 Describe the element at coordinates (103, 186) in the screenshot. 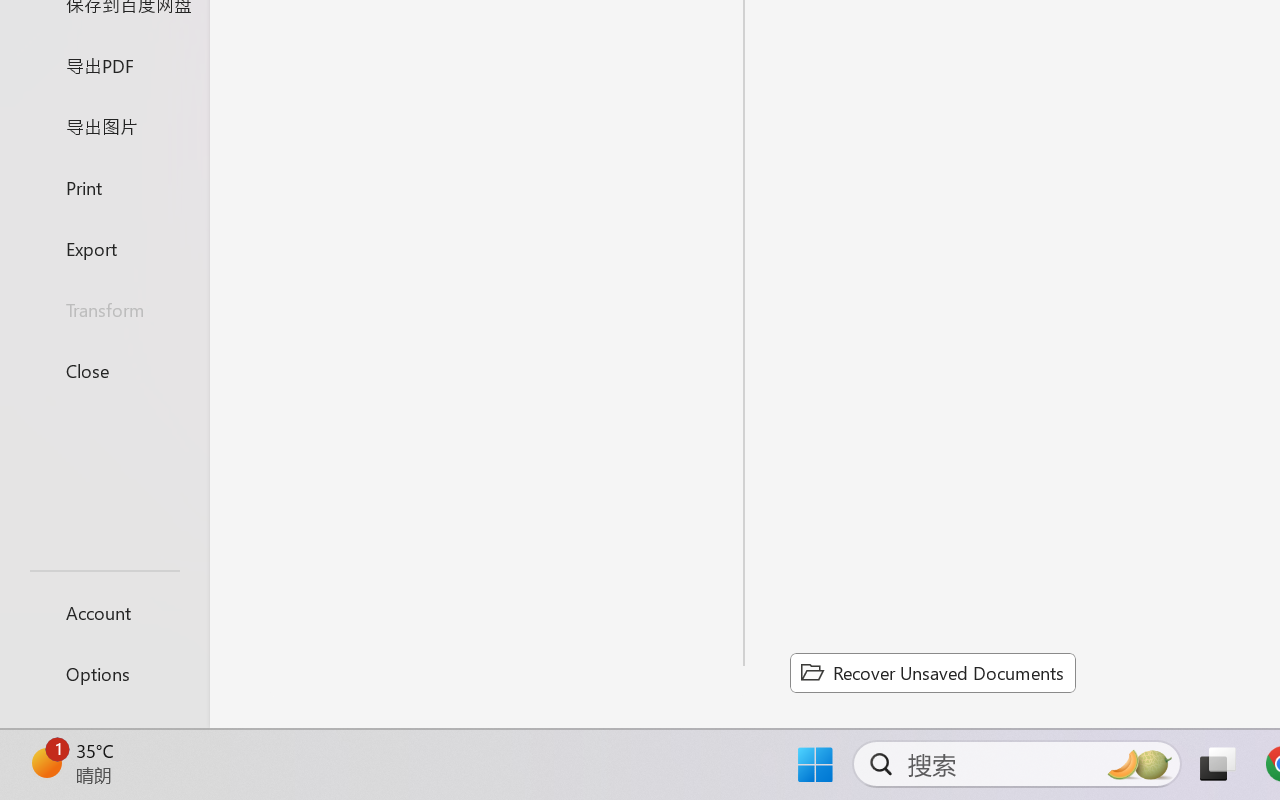

I see `'Print'` at that location.